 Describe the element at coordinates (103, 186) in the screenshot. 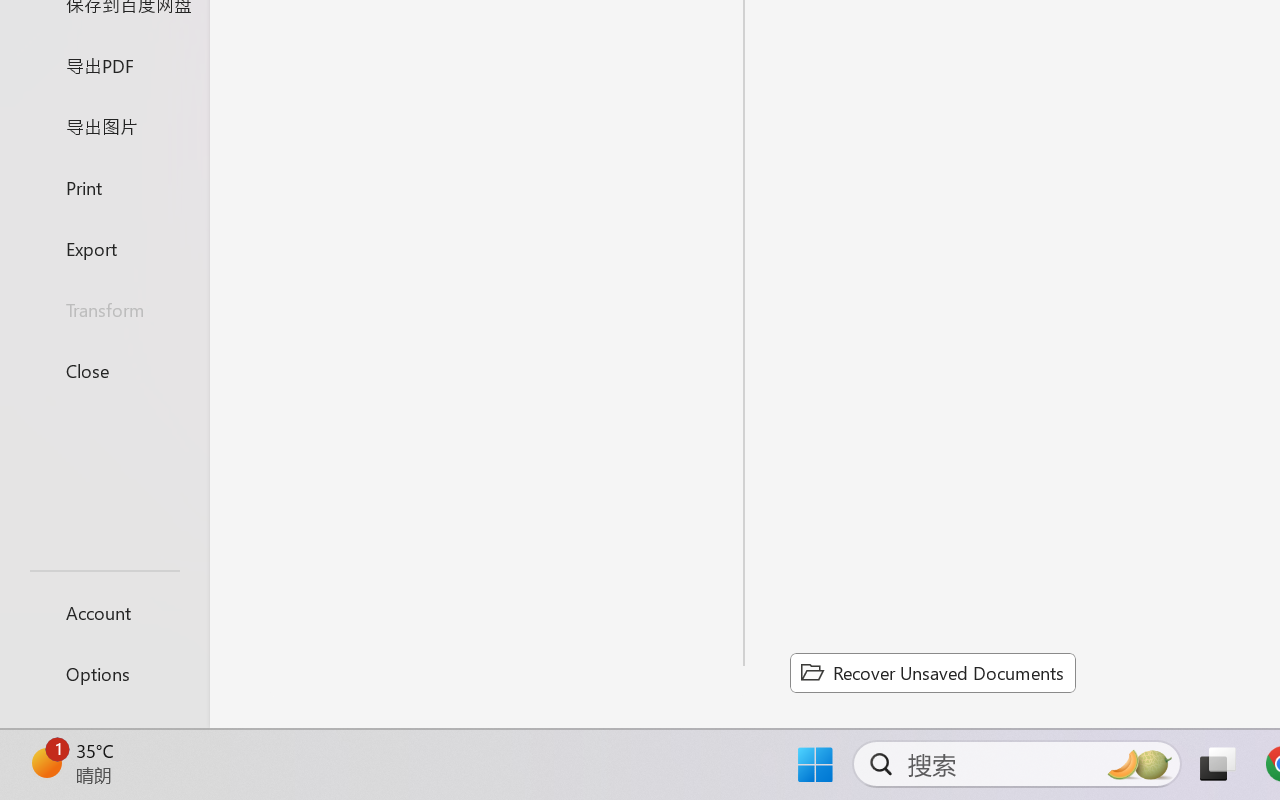

I see `'Print'` at that location.